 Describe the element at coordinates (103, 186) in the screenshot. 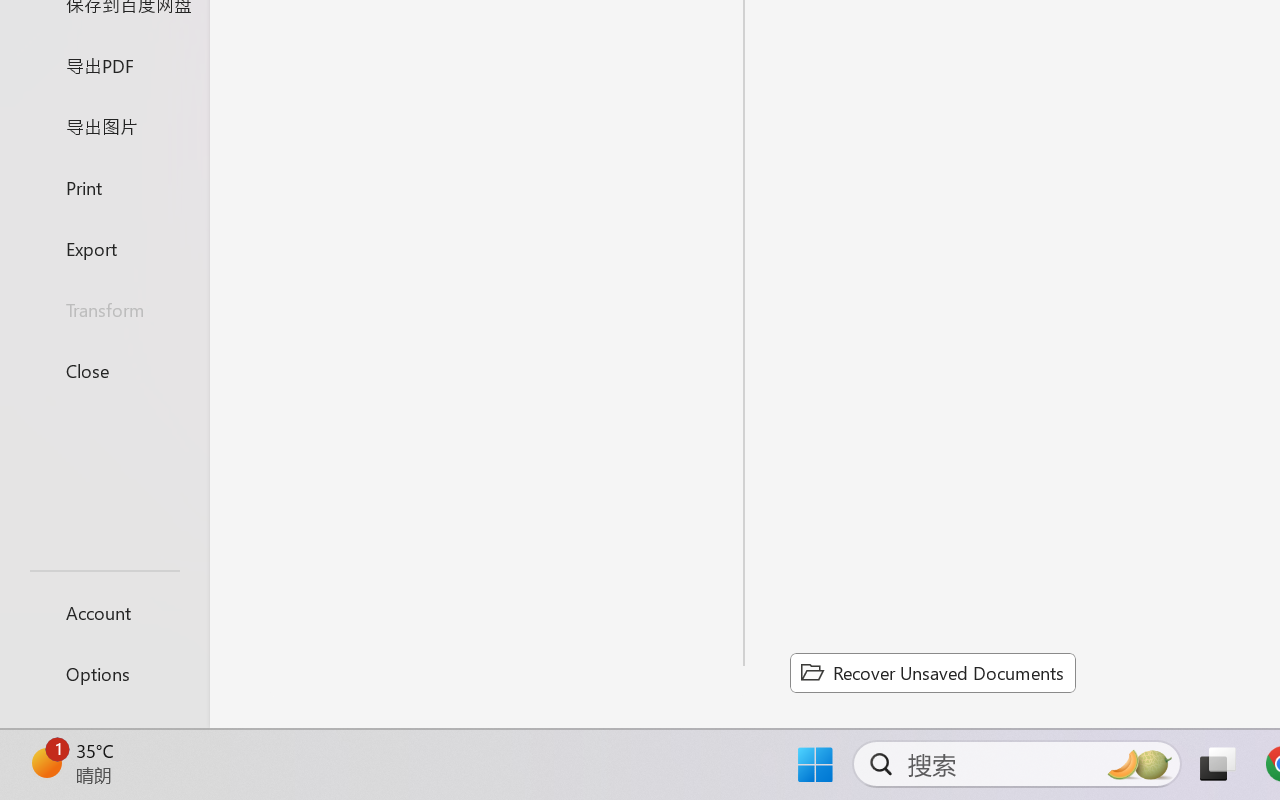

I see `'Print'` at that location.